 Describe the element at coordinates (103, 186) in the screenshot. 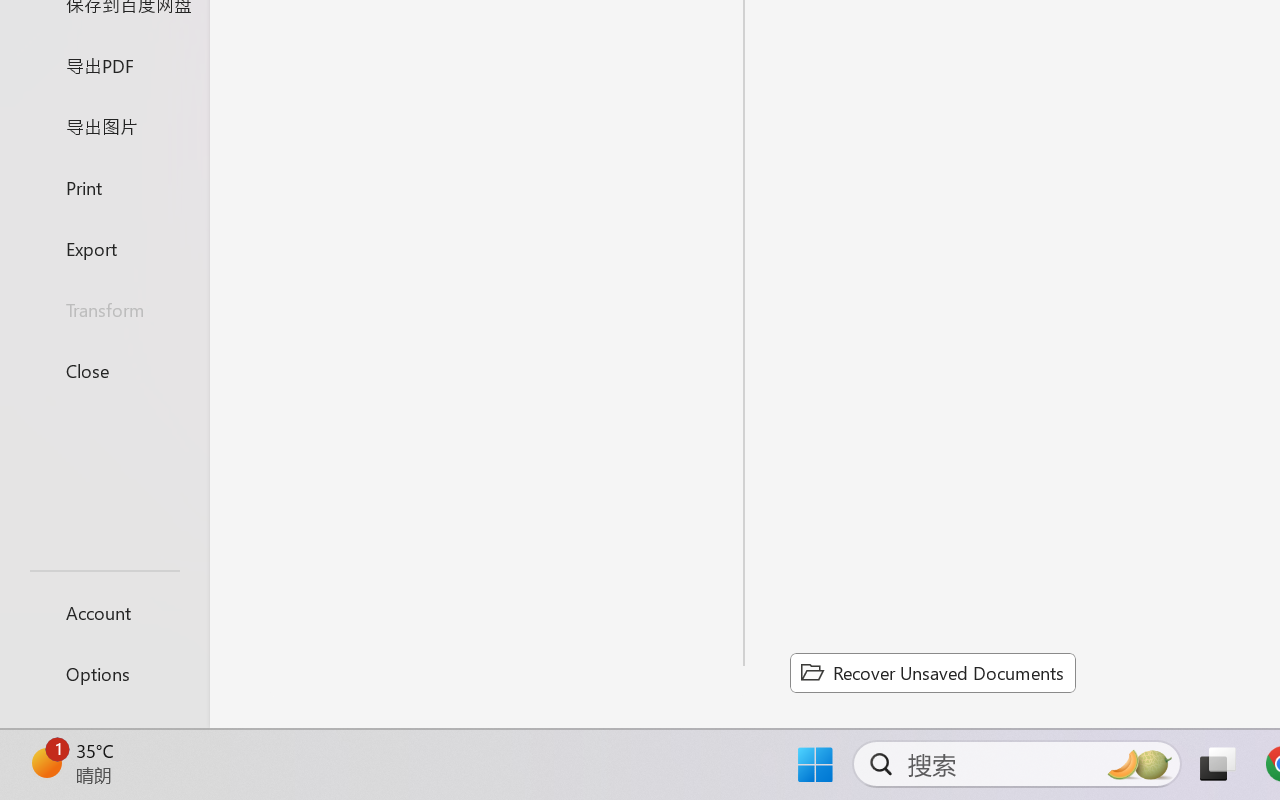

I see `'Print'` at that location.